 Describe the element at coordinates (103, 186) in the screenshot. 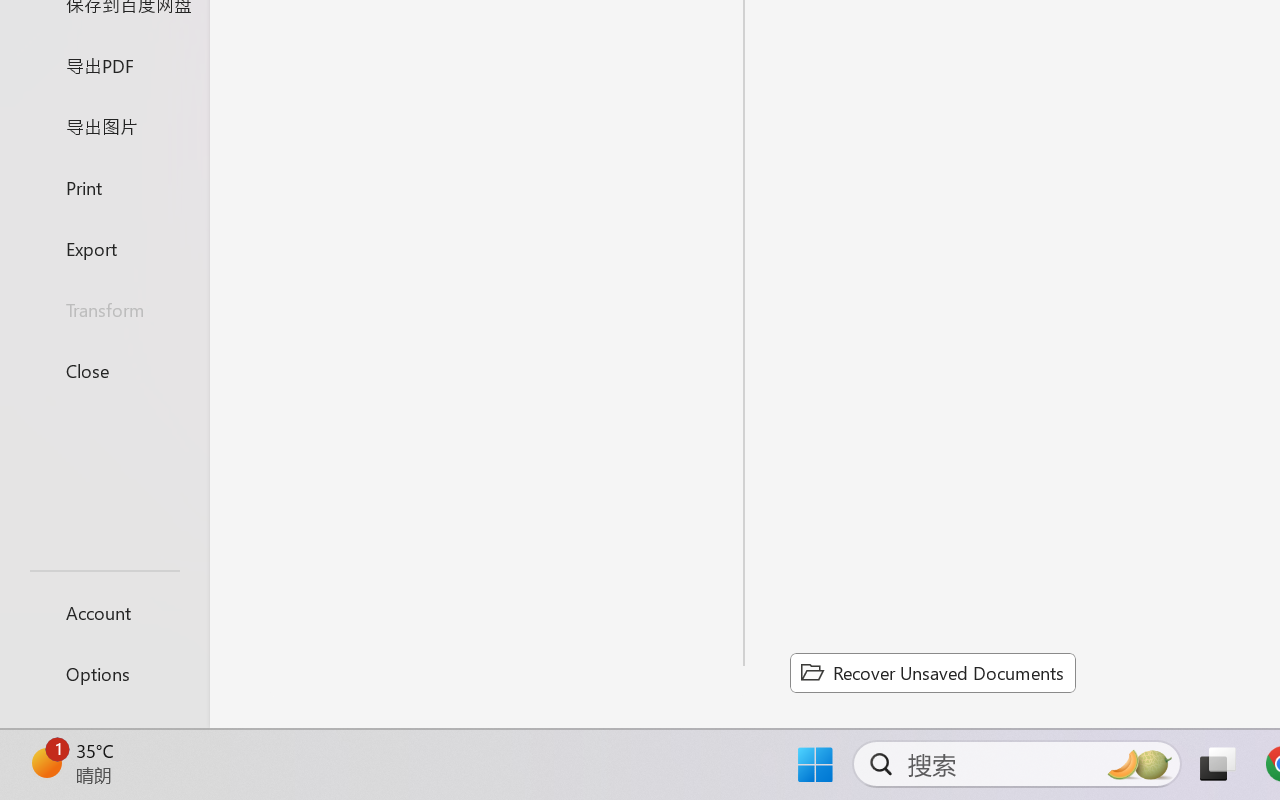

I see `'Print'` at that location.